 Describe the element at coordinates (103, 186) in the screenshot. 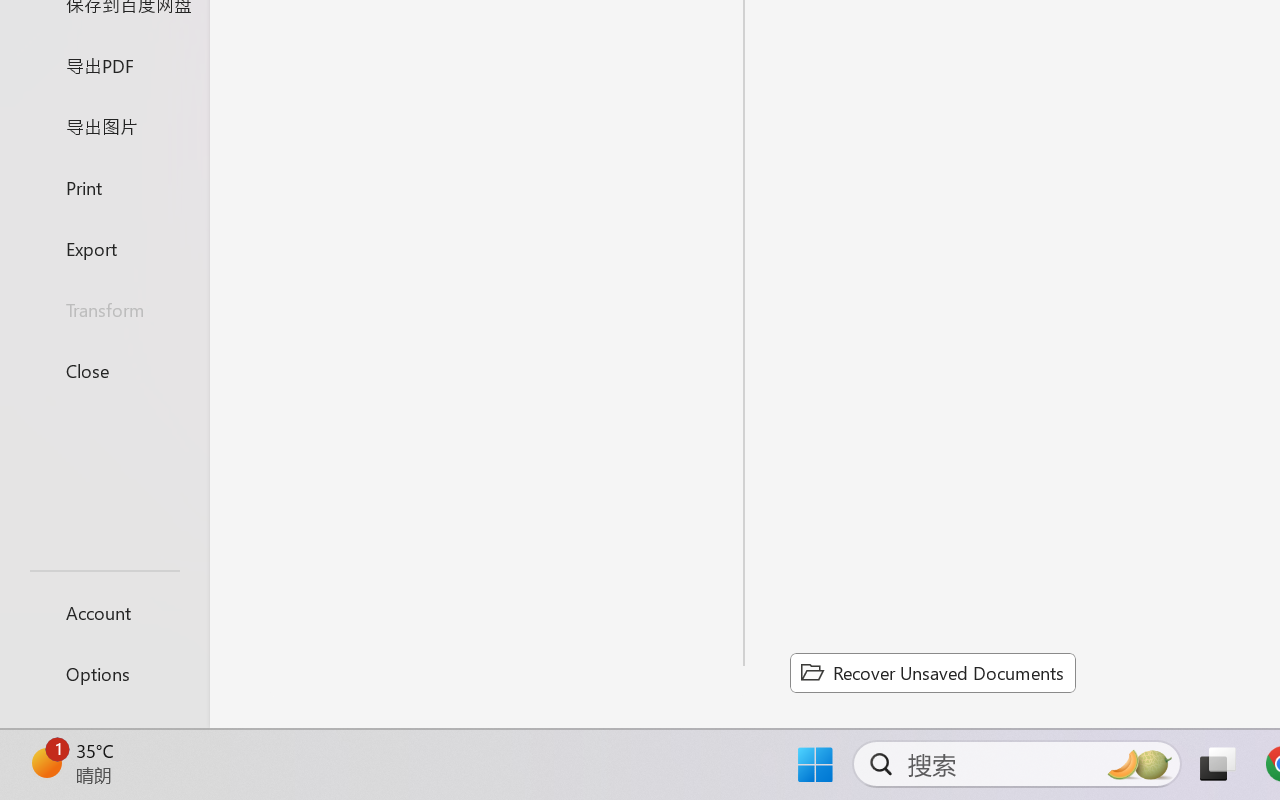

I see `'Print'` at that location.